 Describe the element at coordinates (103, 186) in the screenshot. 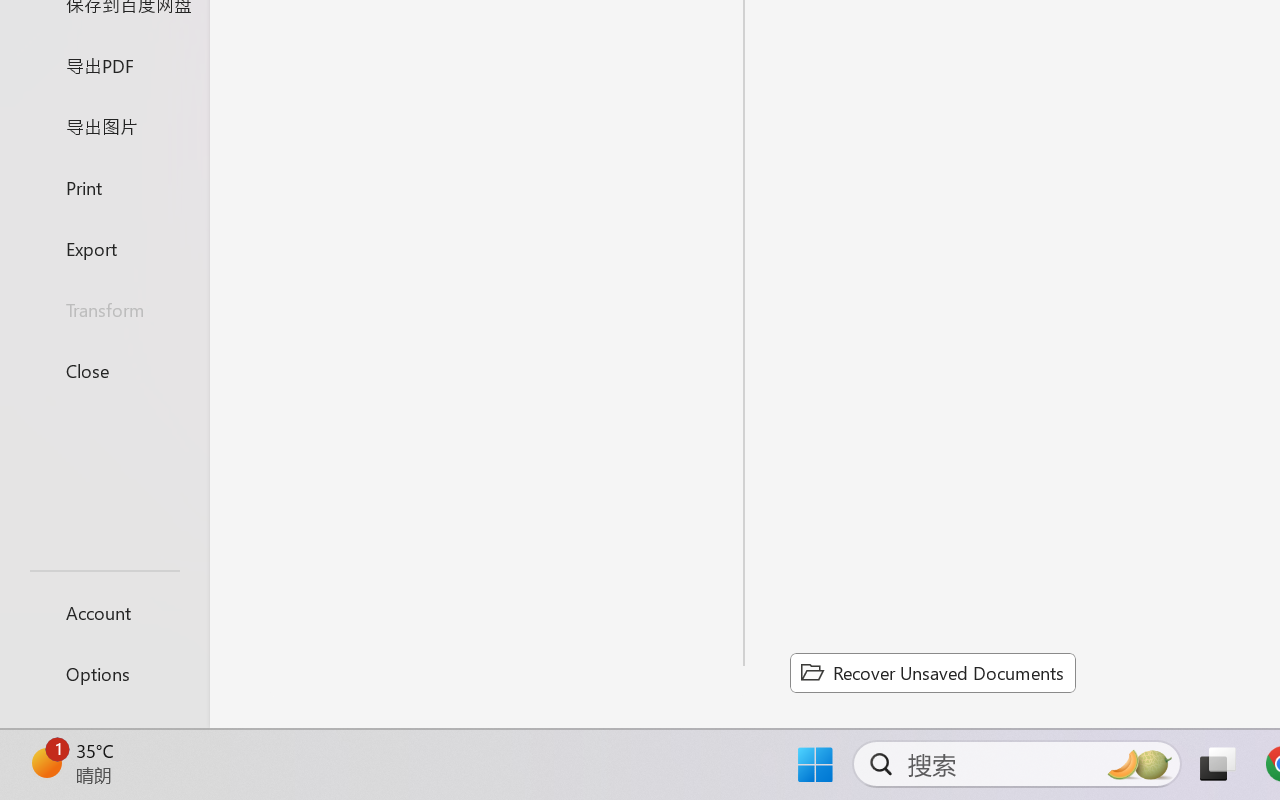

I see `'Print'` at that location.